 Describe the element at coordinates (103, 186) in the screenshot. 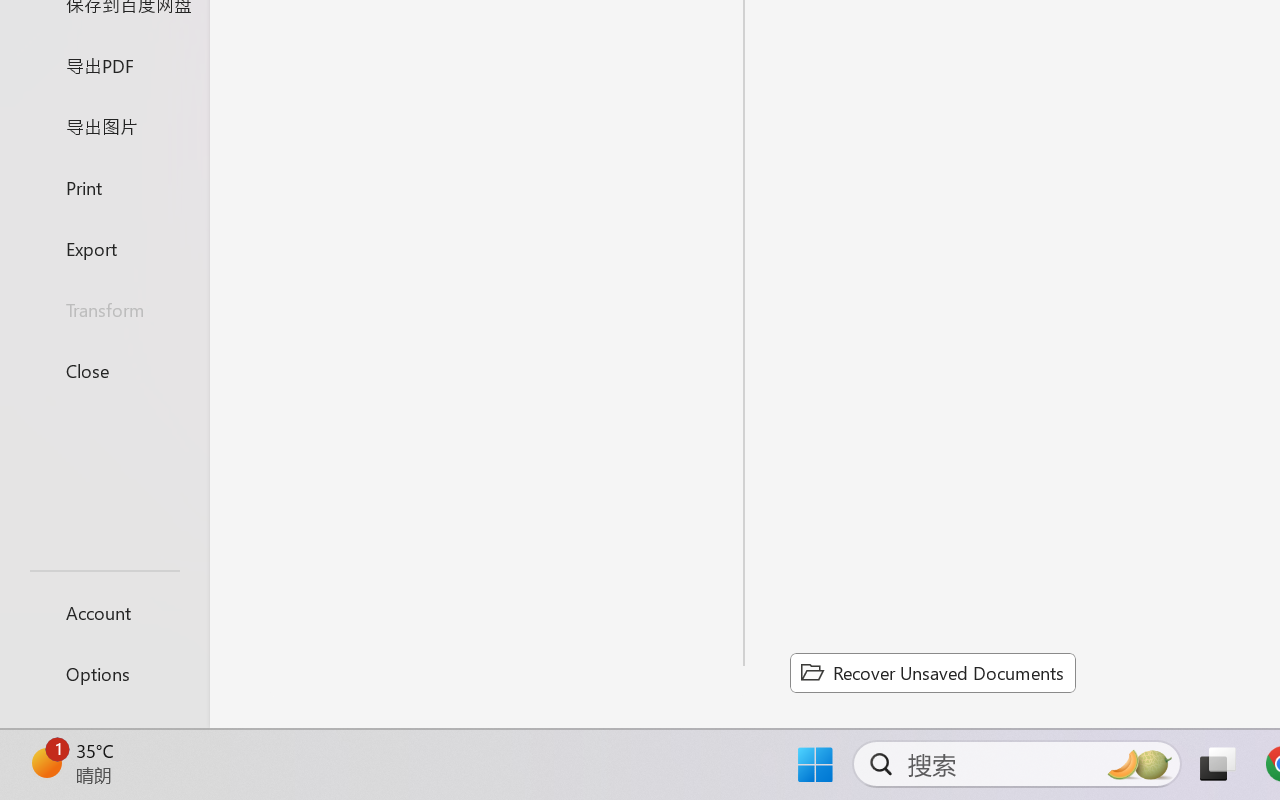

I see `'Print'` at that location.